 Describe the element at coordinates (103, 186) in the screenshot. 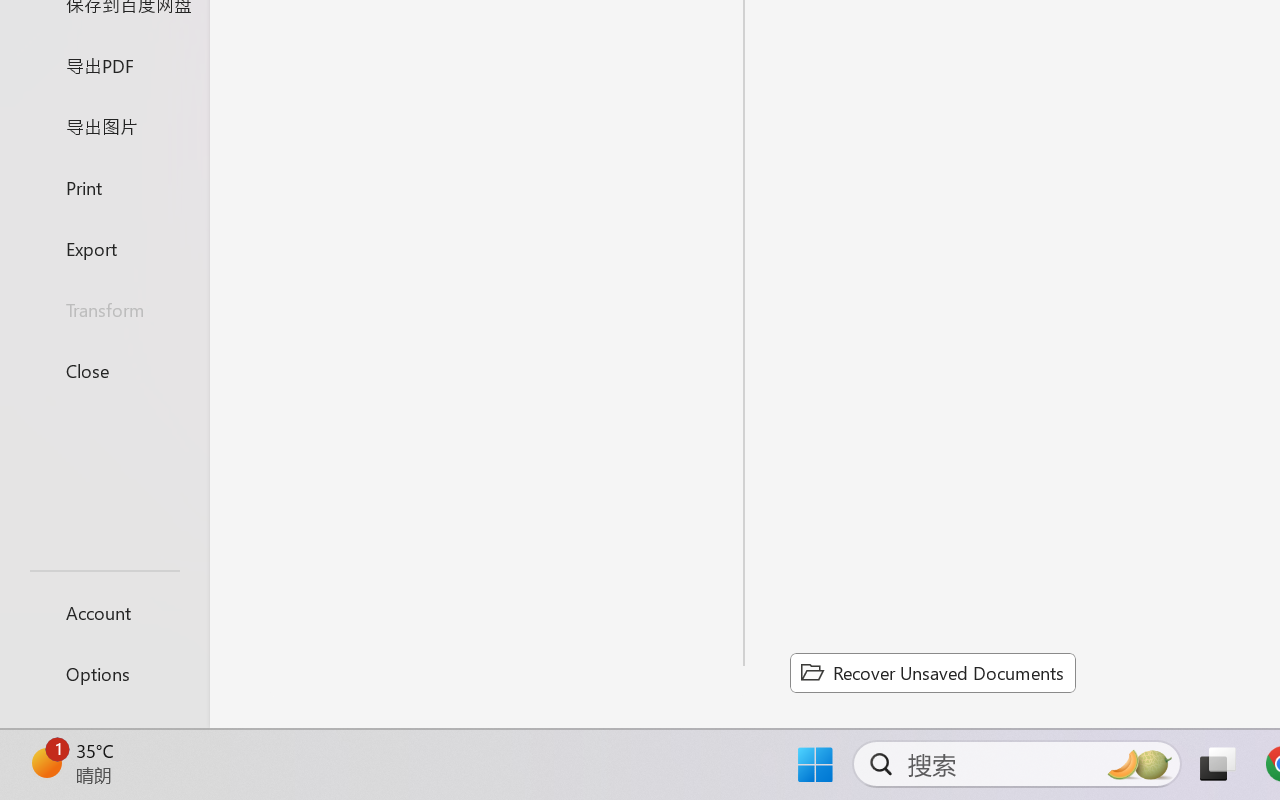

I see `'Print'` at that location.